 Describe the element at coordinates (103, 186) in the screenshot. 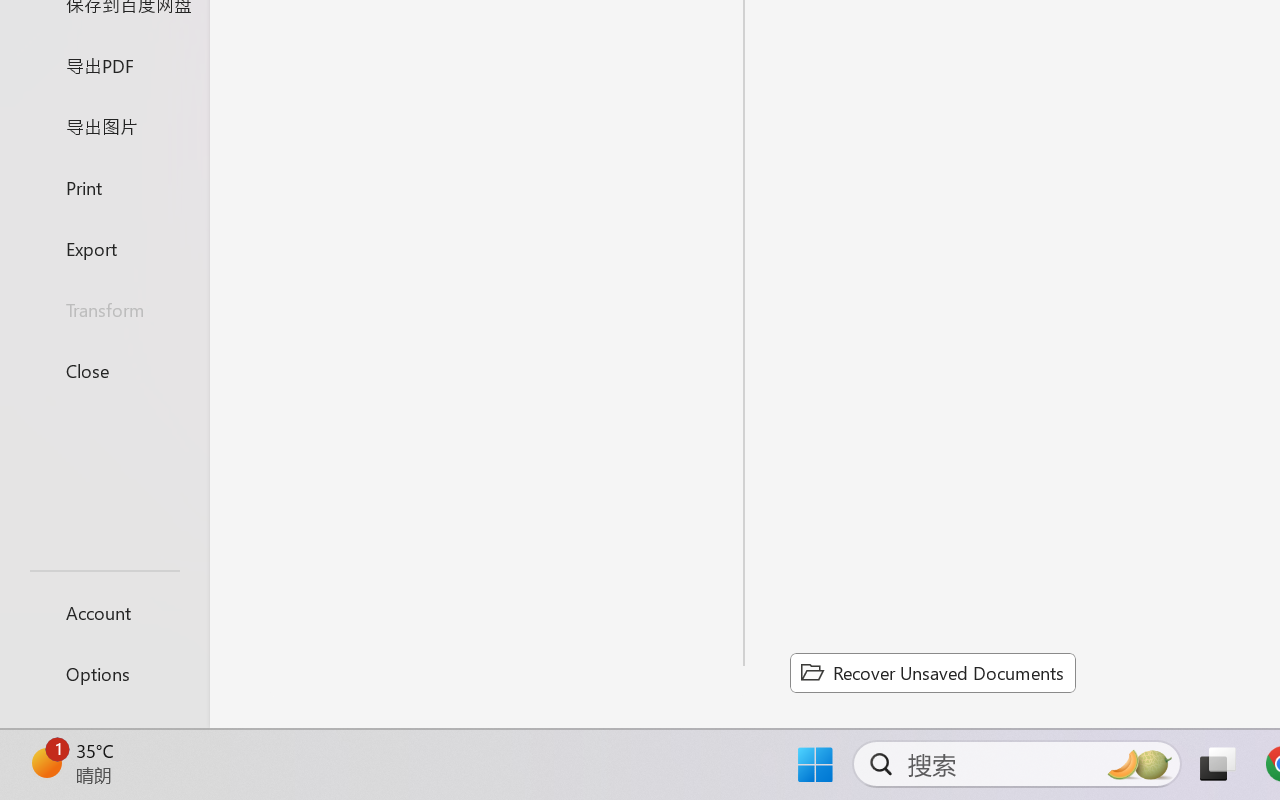

I see `'Print'` at that location.